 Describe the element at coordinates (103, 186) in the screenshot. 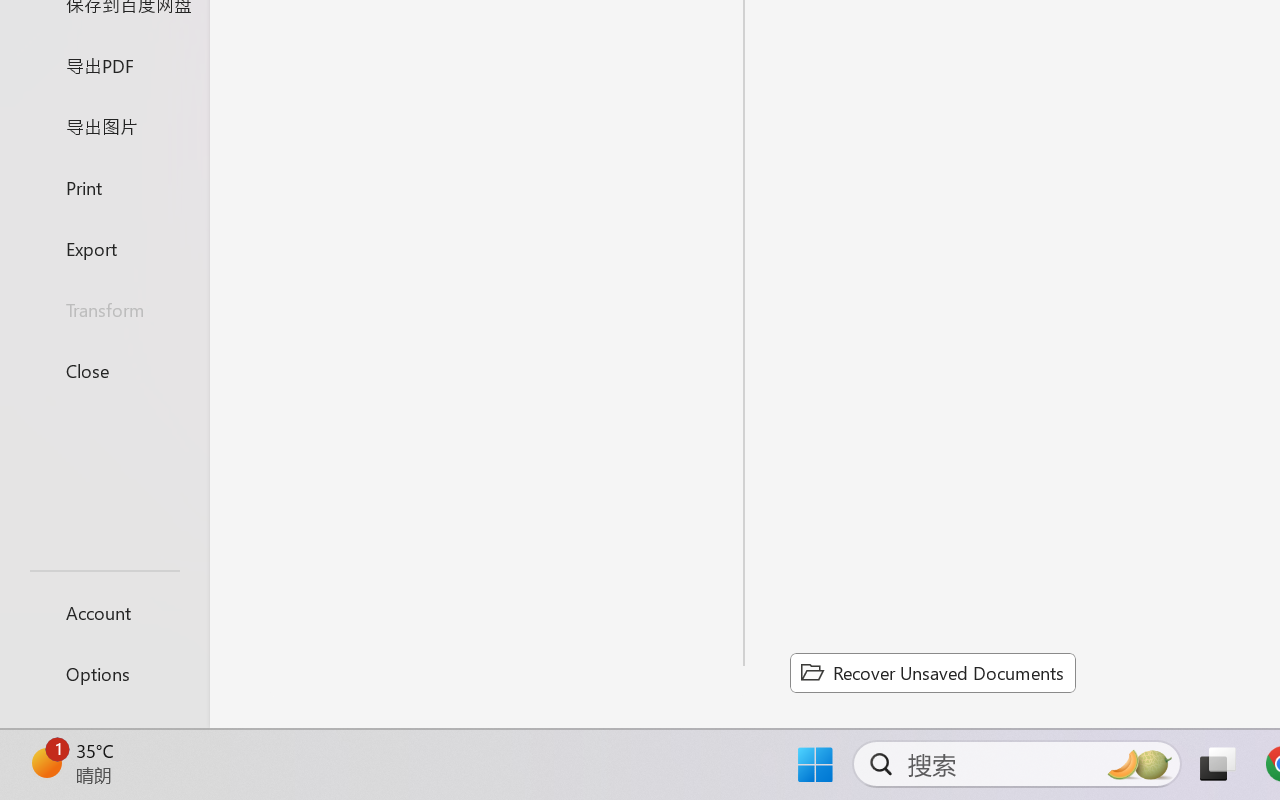

I see `'Print'` at that location.